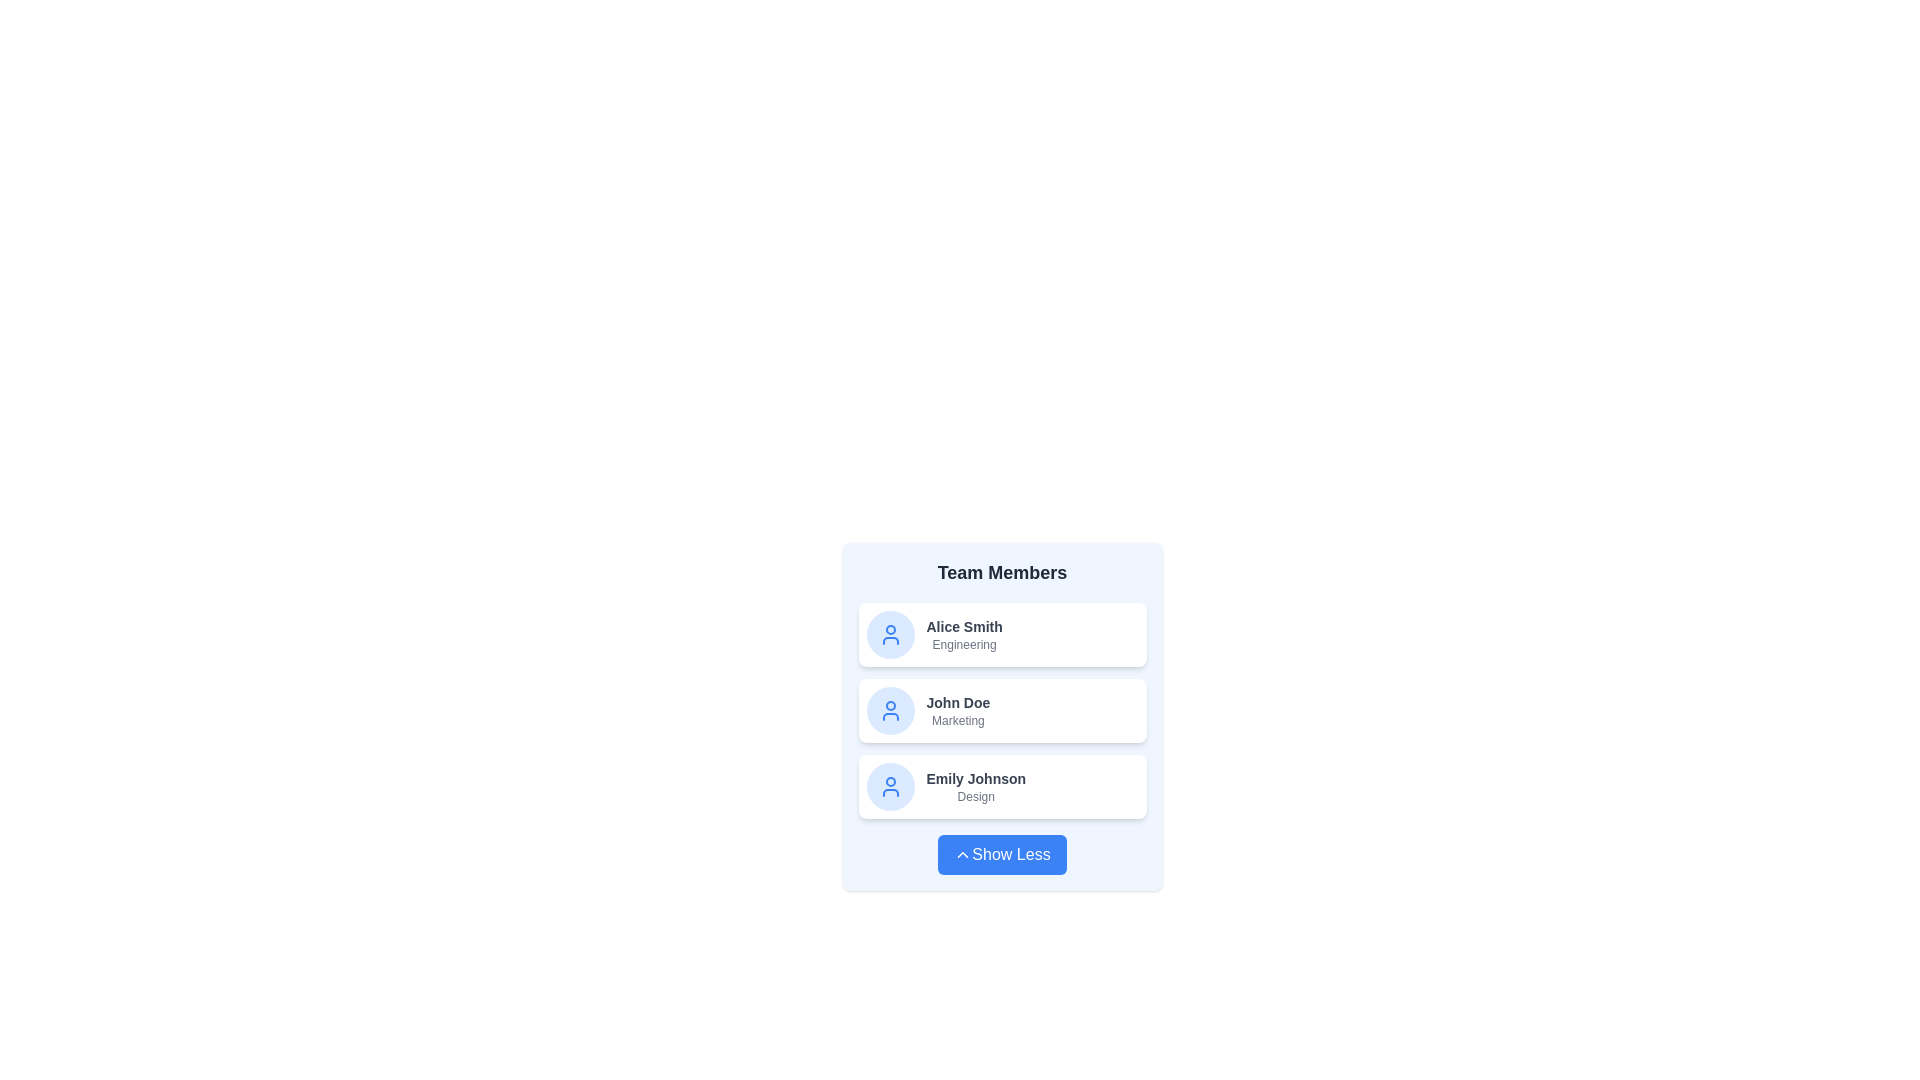 This screenshot has height=1080, width=1920. I want to click on the label displaying the name and role of an individual in the first item of the 'Team Members' section, so click(964, 635).